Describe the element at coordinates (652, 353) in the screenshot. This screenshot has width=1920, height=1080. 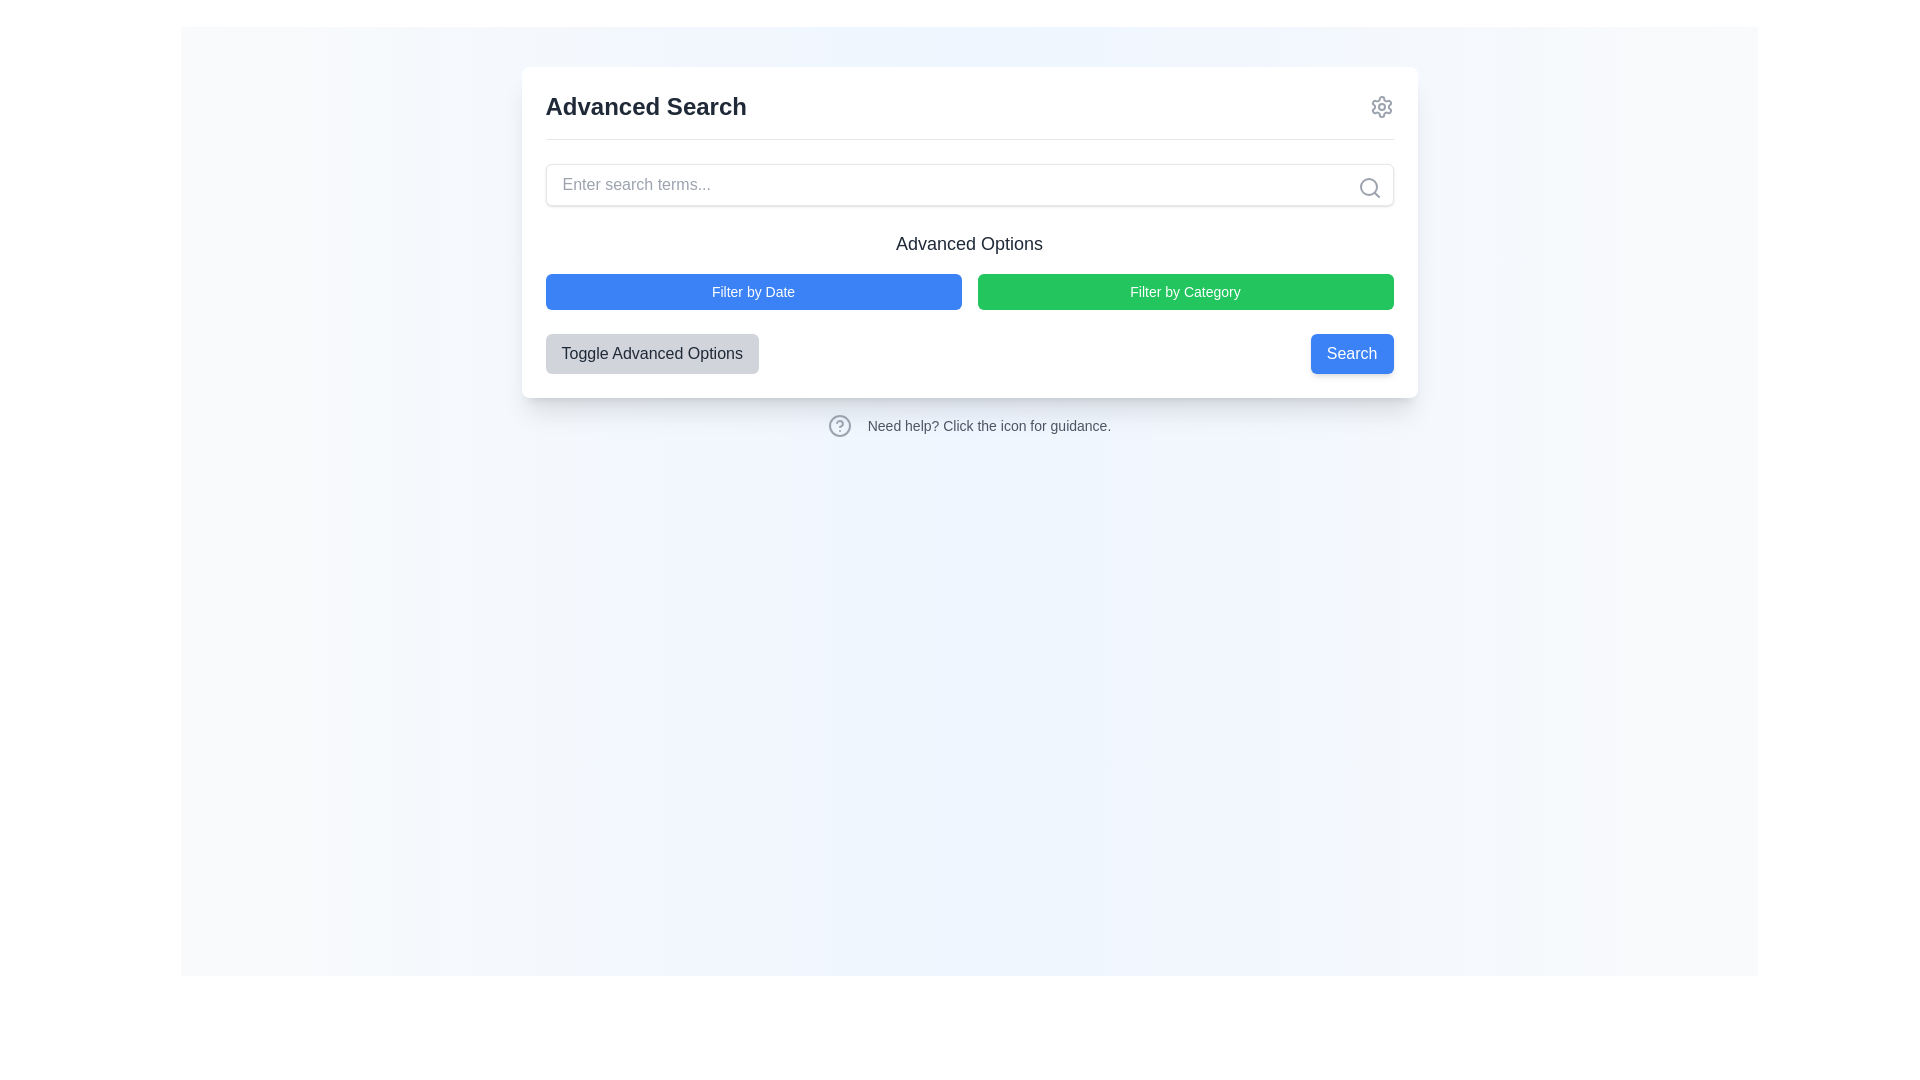
I see `the 'Toggle Advanced Options' button, which has a light gray background and rounded corners` at that location.